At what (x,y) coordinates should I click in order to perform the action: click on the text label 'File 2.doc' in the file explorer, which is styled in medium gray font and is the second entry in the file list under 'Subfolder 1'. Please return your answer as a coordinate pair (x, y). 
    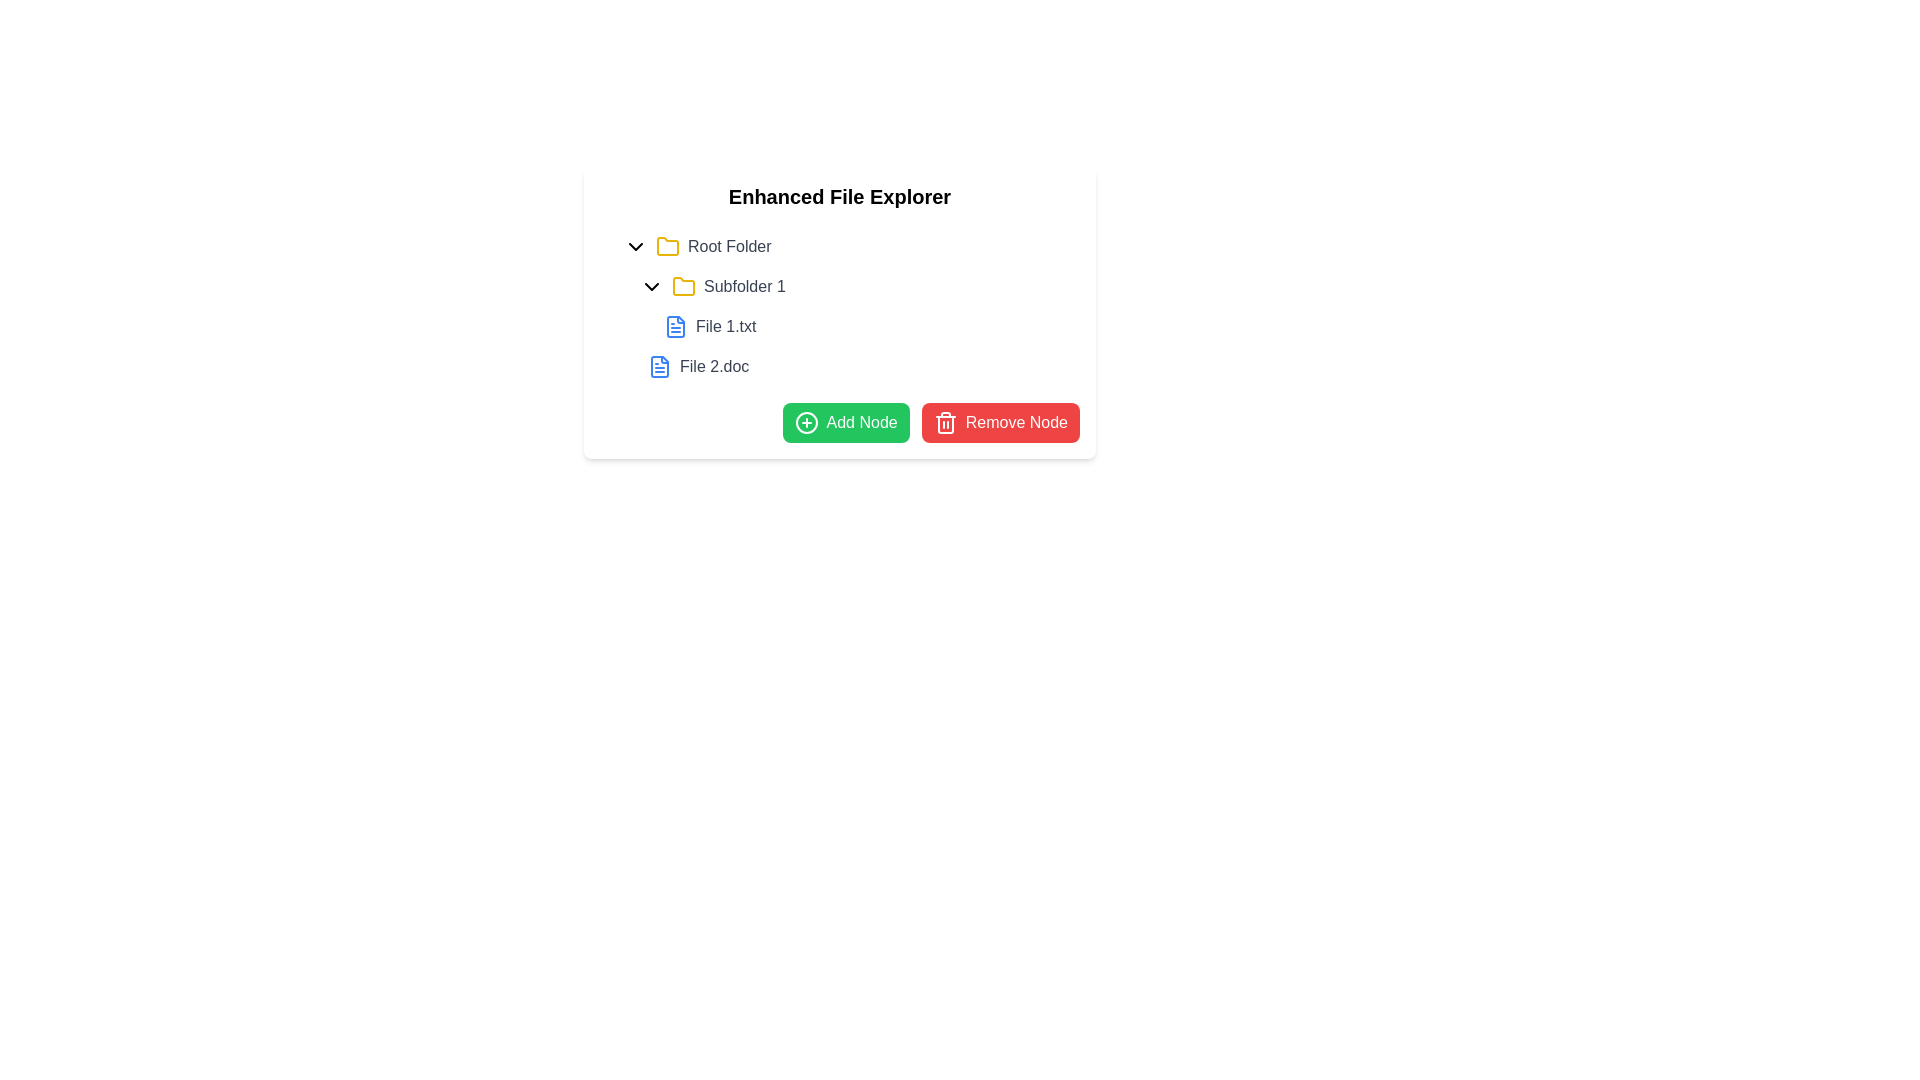
    Looking at the image, I should click on (714, 366).